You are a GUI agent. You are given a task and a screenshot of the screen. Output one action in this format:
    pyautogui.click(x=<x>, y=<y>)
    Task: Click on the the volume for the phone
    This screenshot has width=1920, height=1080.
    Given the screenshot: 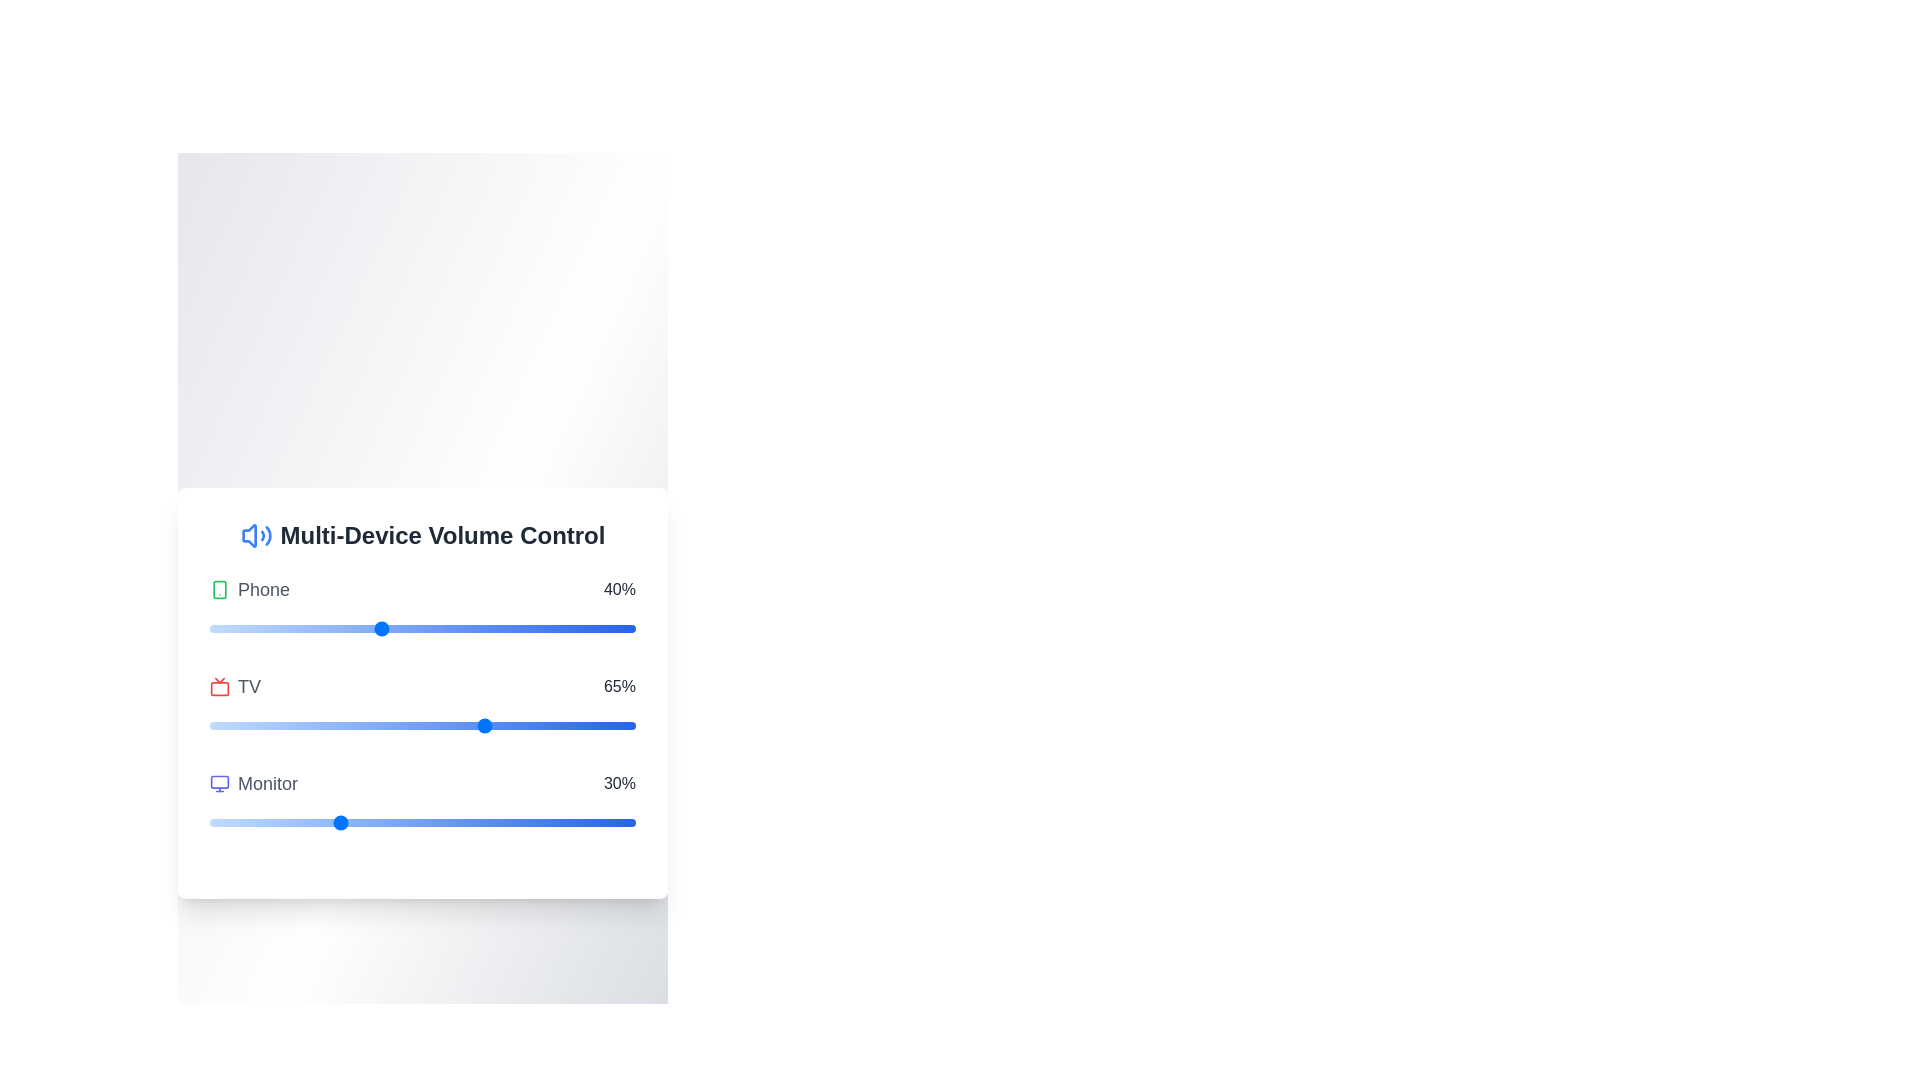 What is the action you would take?
    pyautogui.click(x=456, y=627)
    